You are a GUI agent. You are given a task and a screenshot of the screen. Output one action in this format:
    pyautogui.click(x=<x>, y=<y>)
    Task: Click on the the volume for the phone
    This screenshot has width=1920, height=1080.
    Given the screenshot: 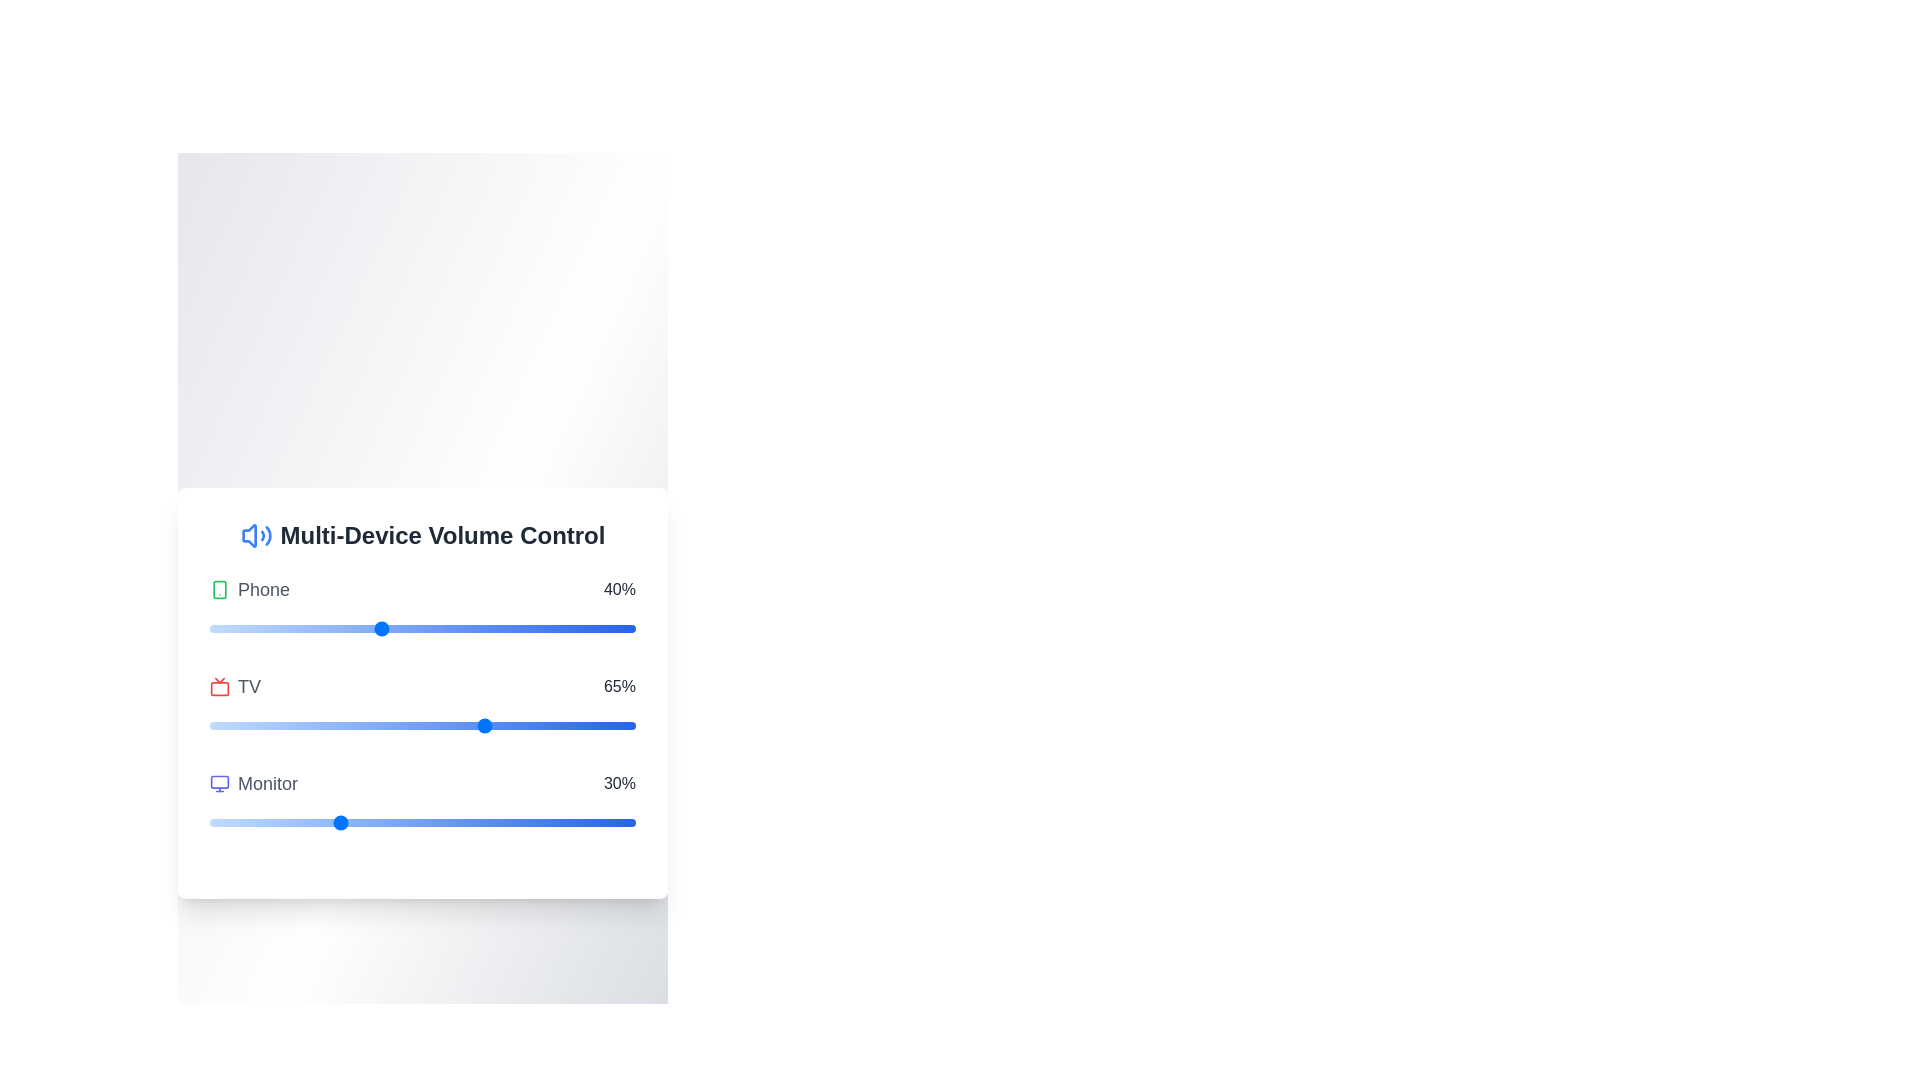 What is the action you would take?
    pyautogui.click(x=456, y=627)
    